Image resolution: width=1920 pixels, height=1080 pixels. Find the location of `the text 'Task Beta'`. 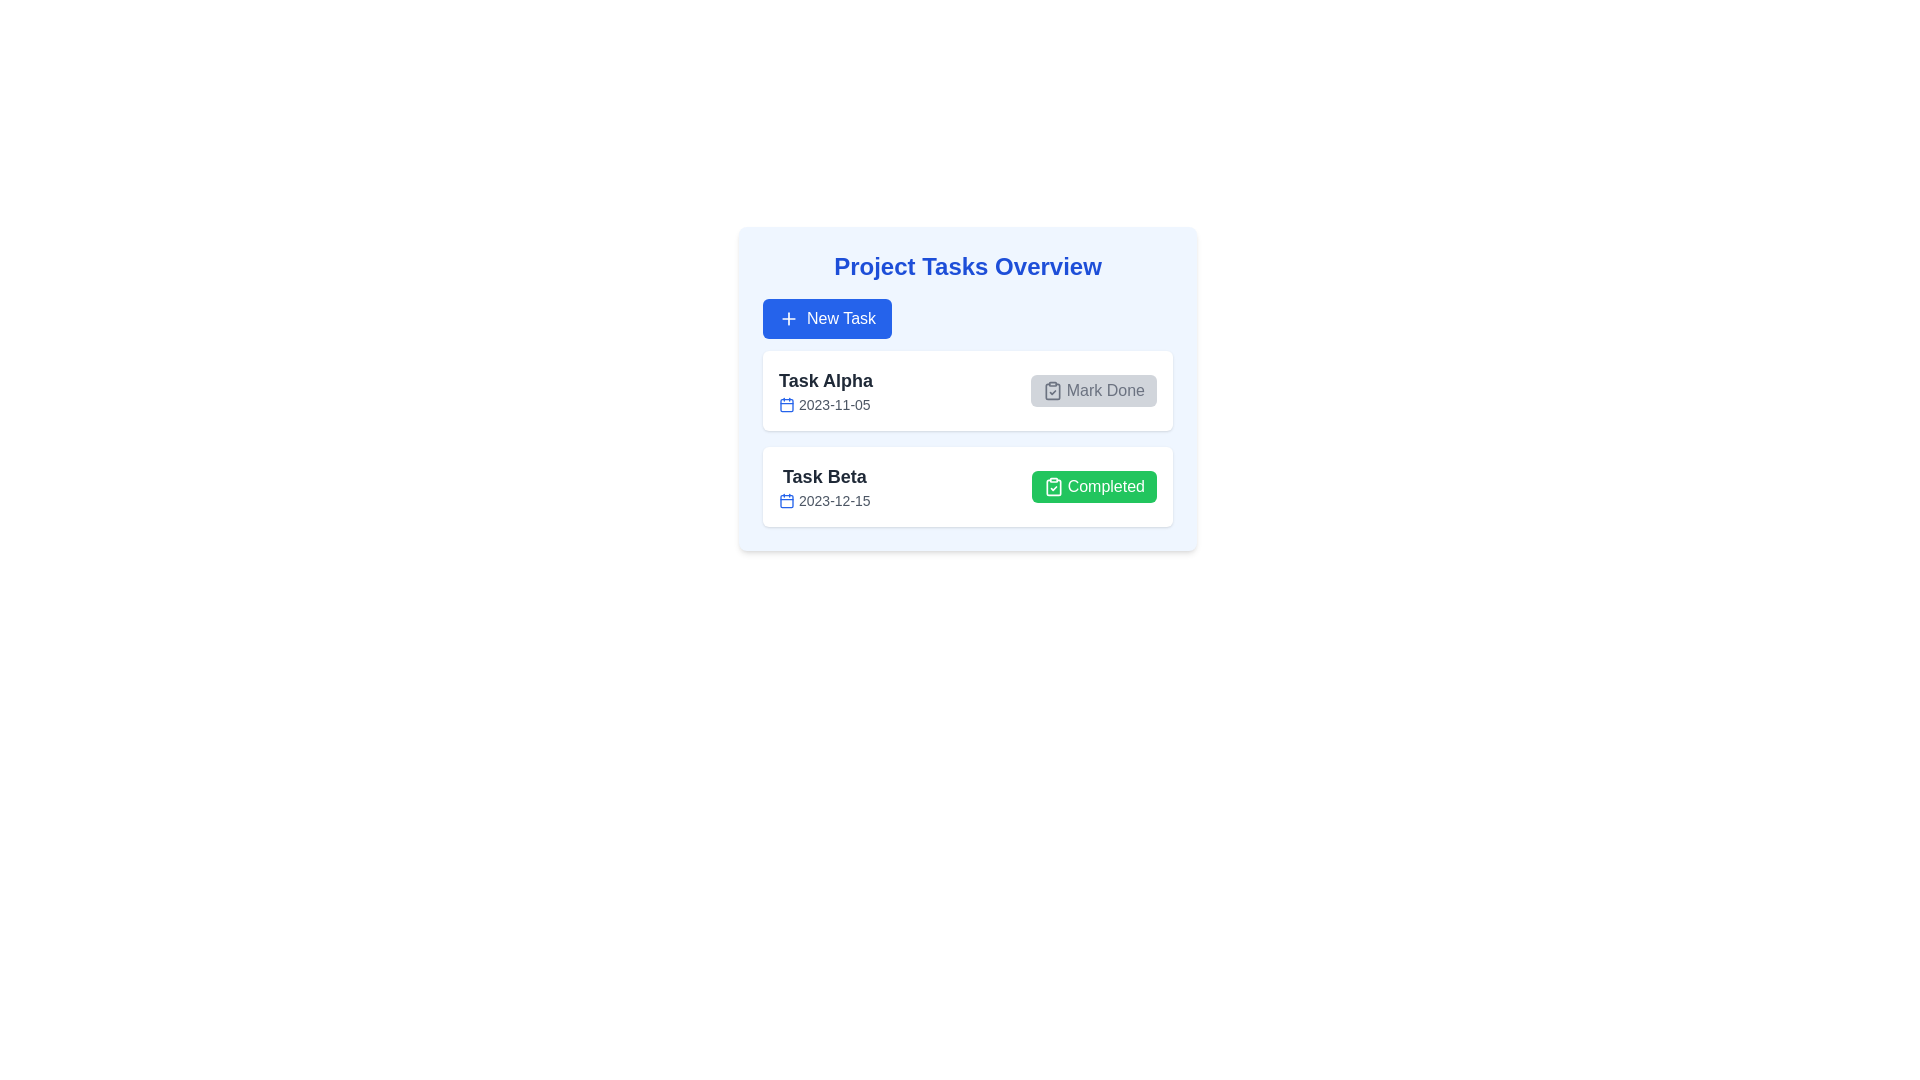

the text 'Task Beta' is located at coordinates (824, 486).